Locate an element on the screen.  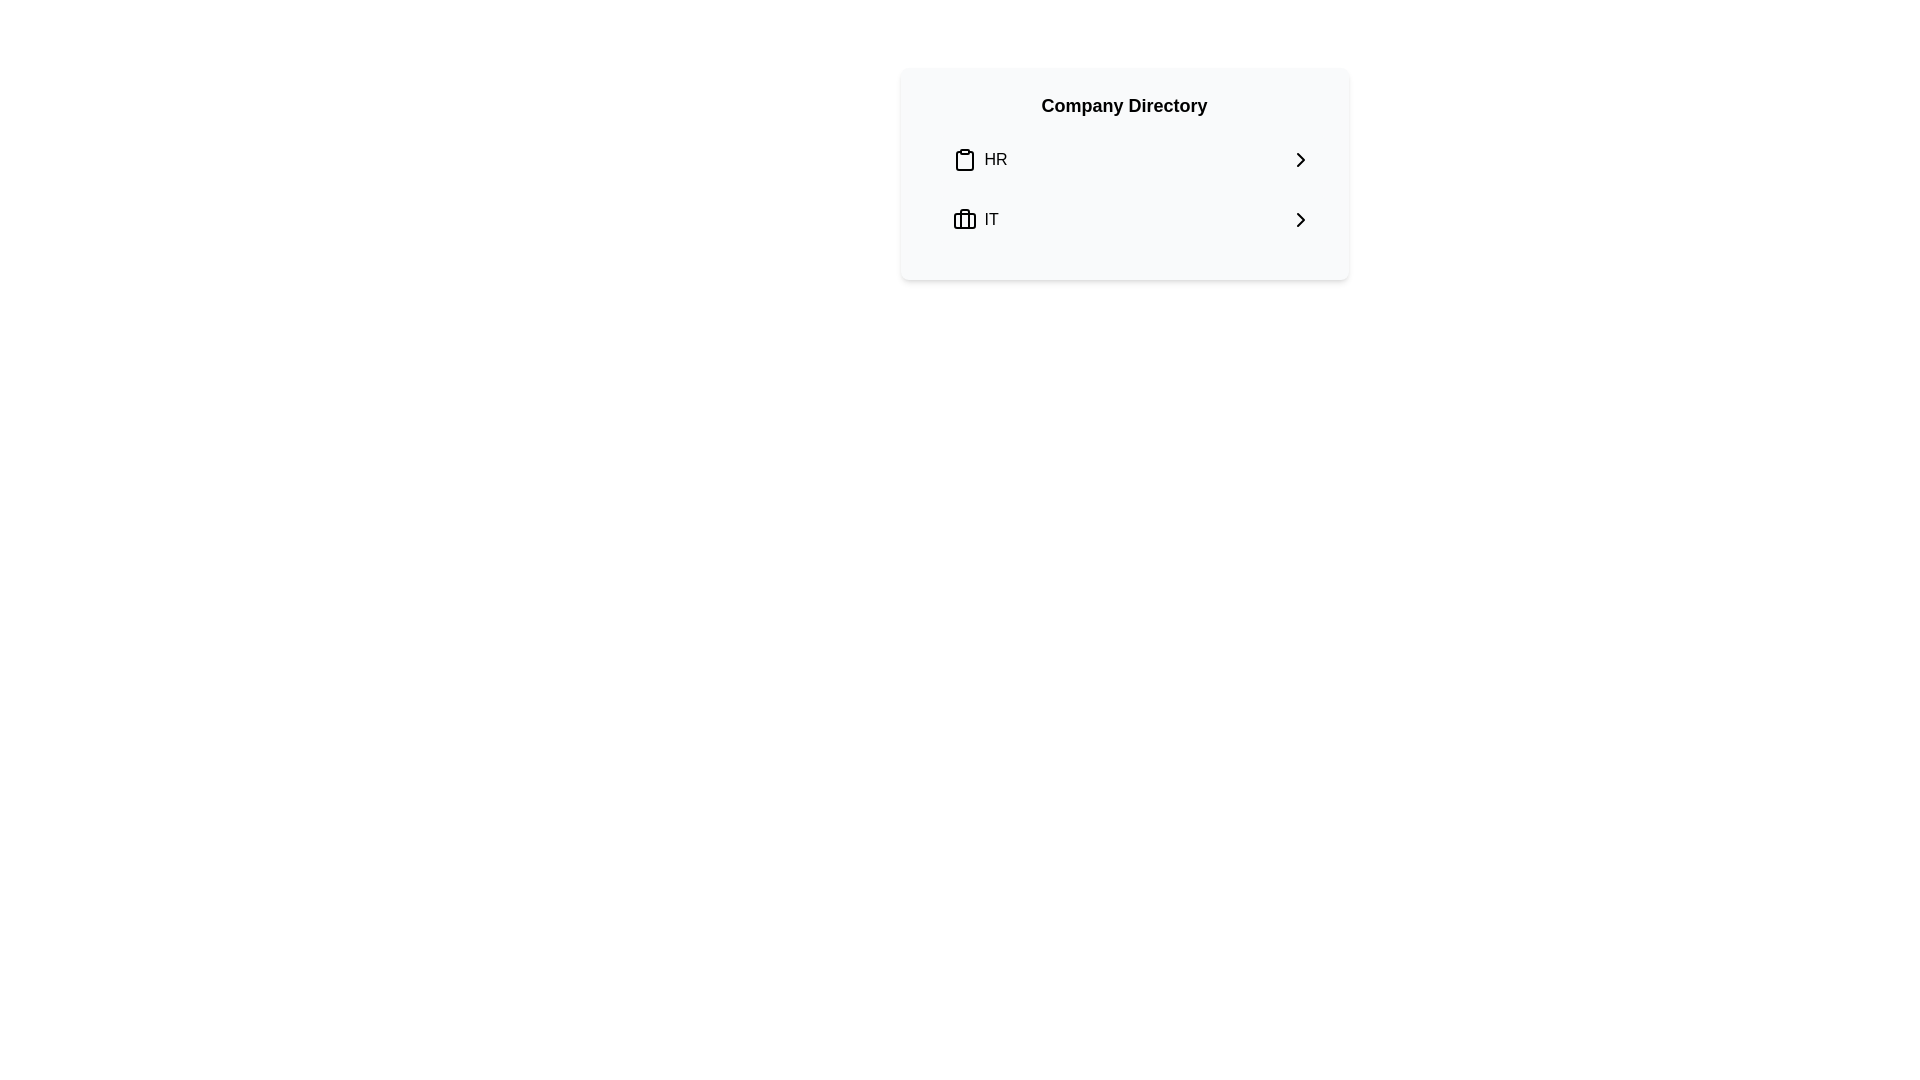
the text label 'IT' which is part of the second entry in a directory-like layout, located below the 'HR' entry and aligned with its corresponding briefcase icon is located at coordinates (991, 219).